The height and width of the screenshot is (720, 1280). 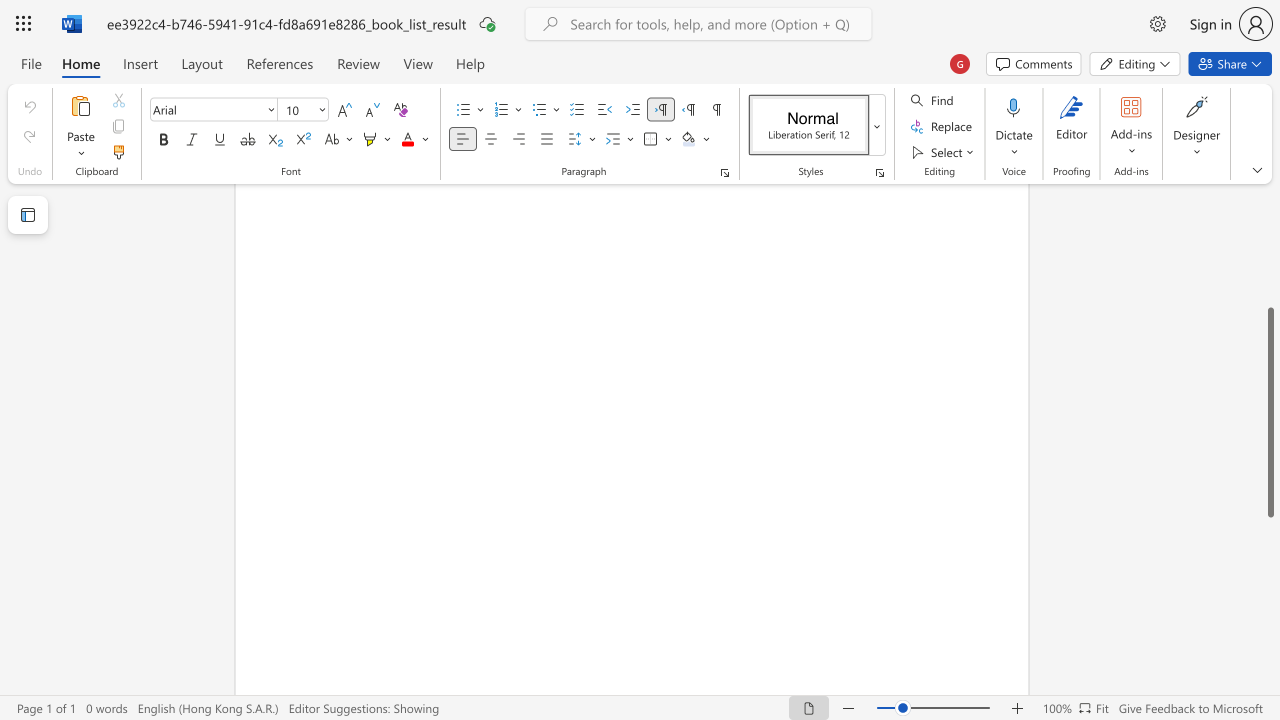 What do you see at coordinates (1269, 228) in the screenshot?
I see `the right-hand scrollbar to ascend the page` at bounding box center [1269, 228].